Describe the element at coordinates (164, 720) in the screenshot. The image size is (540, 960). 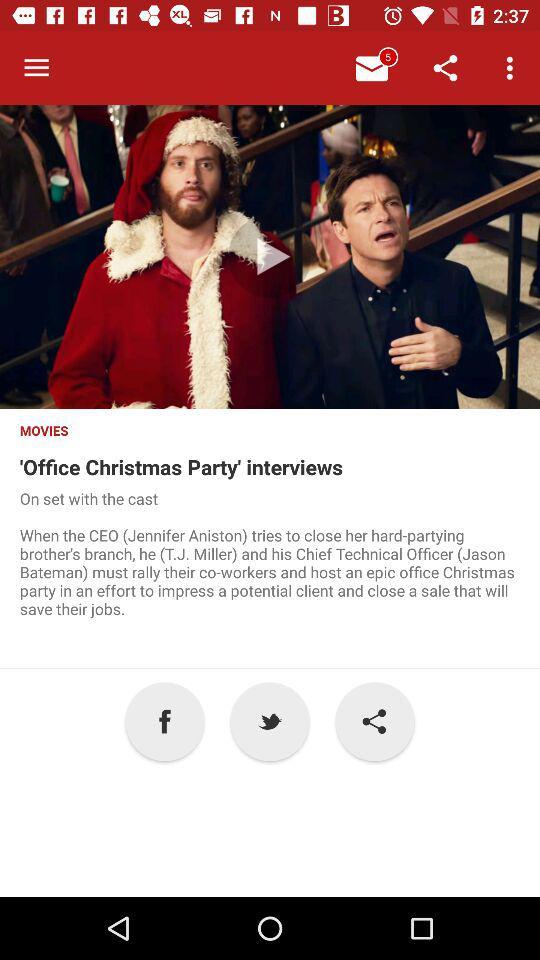
I see `icon to the left of the p item` at that location.